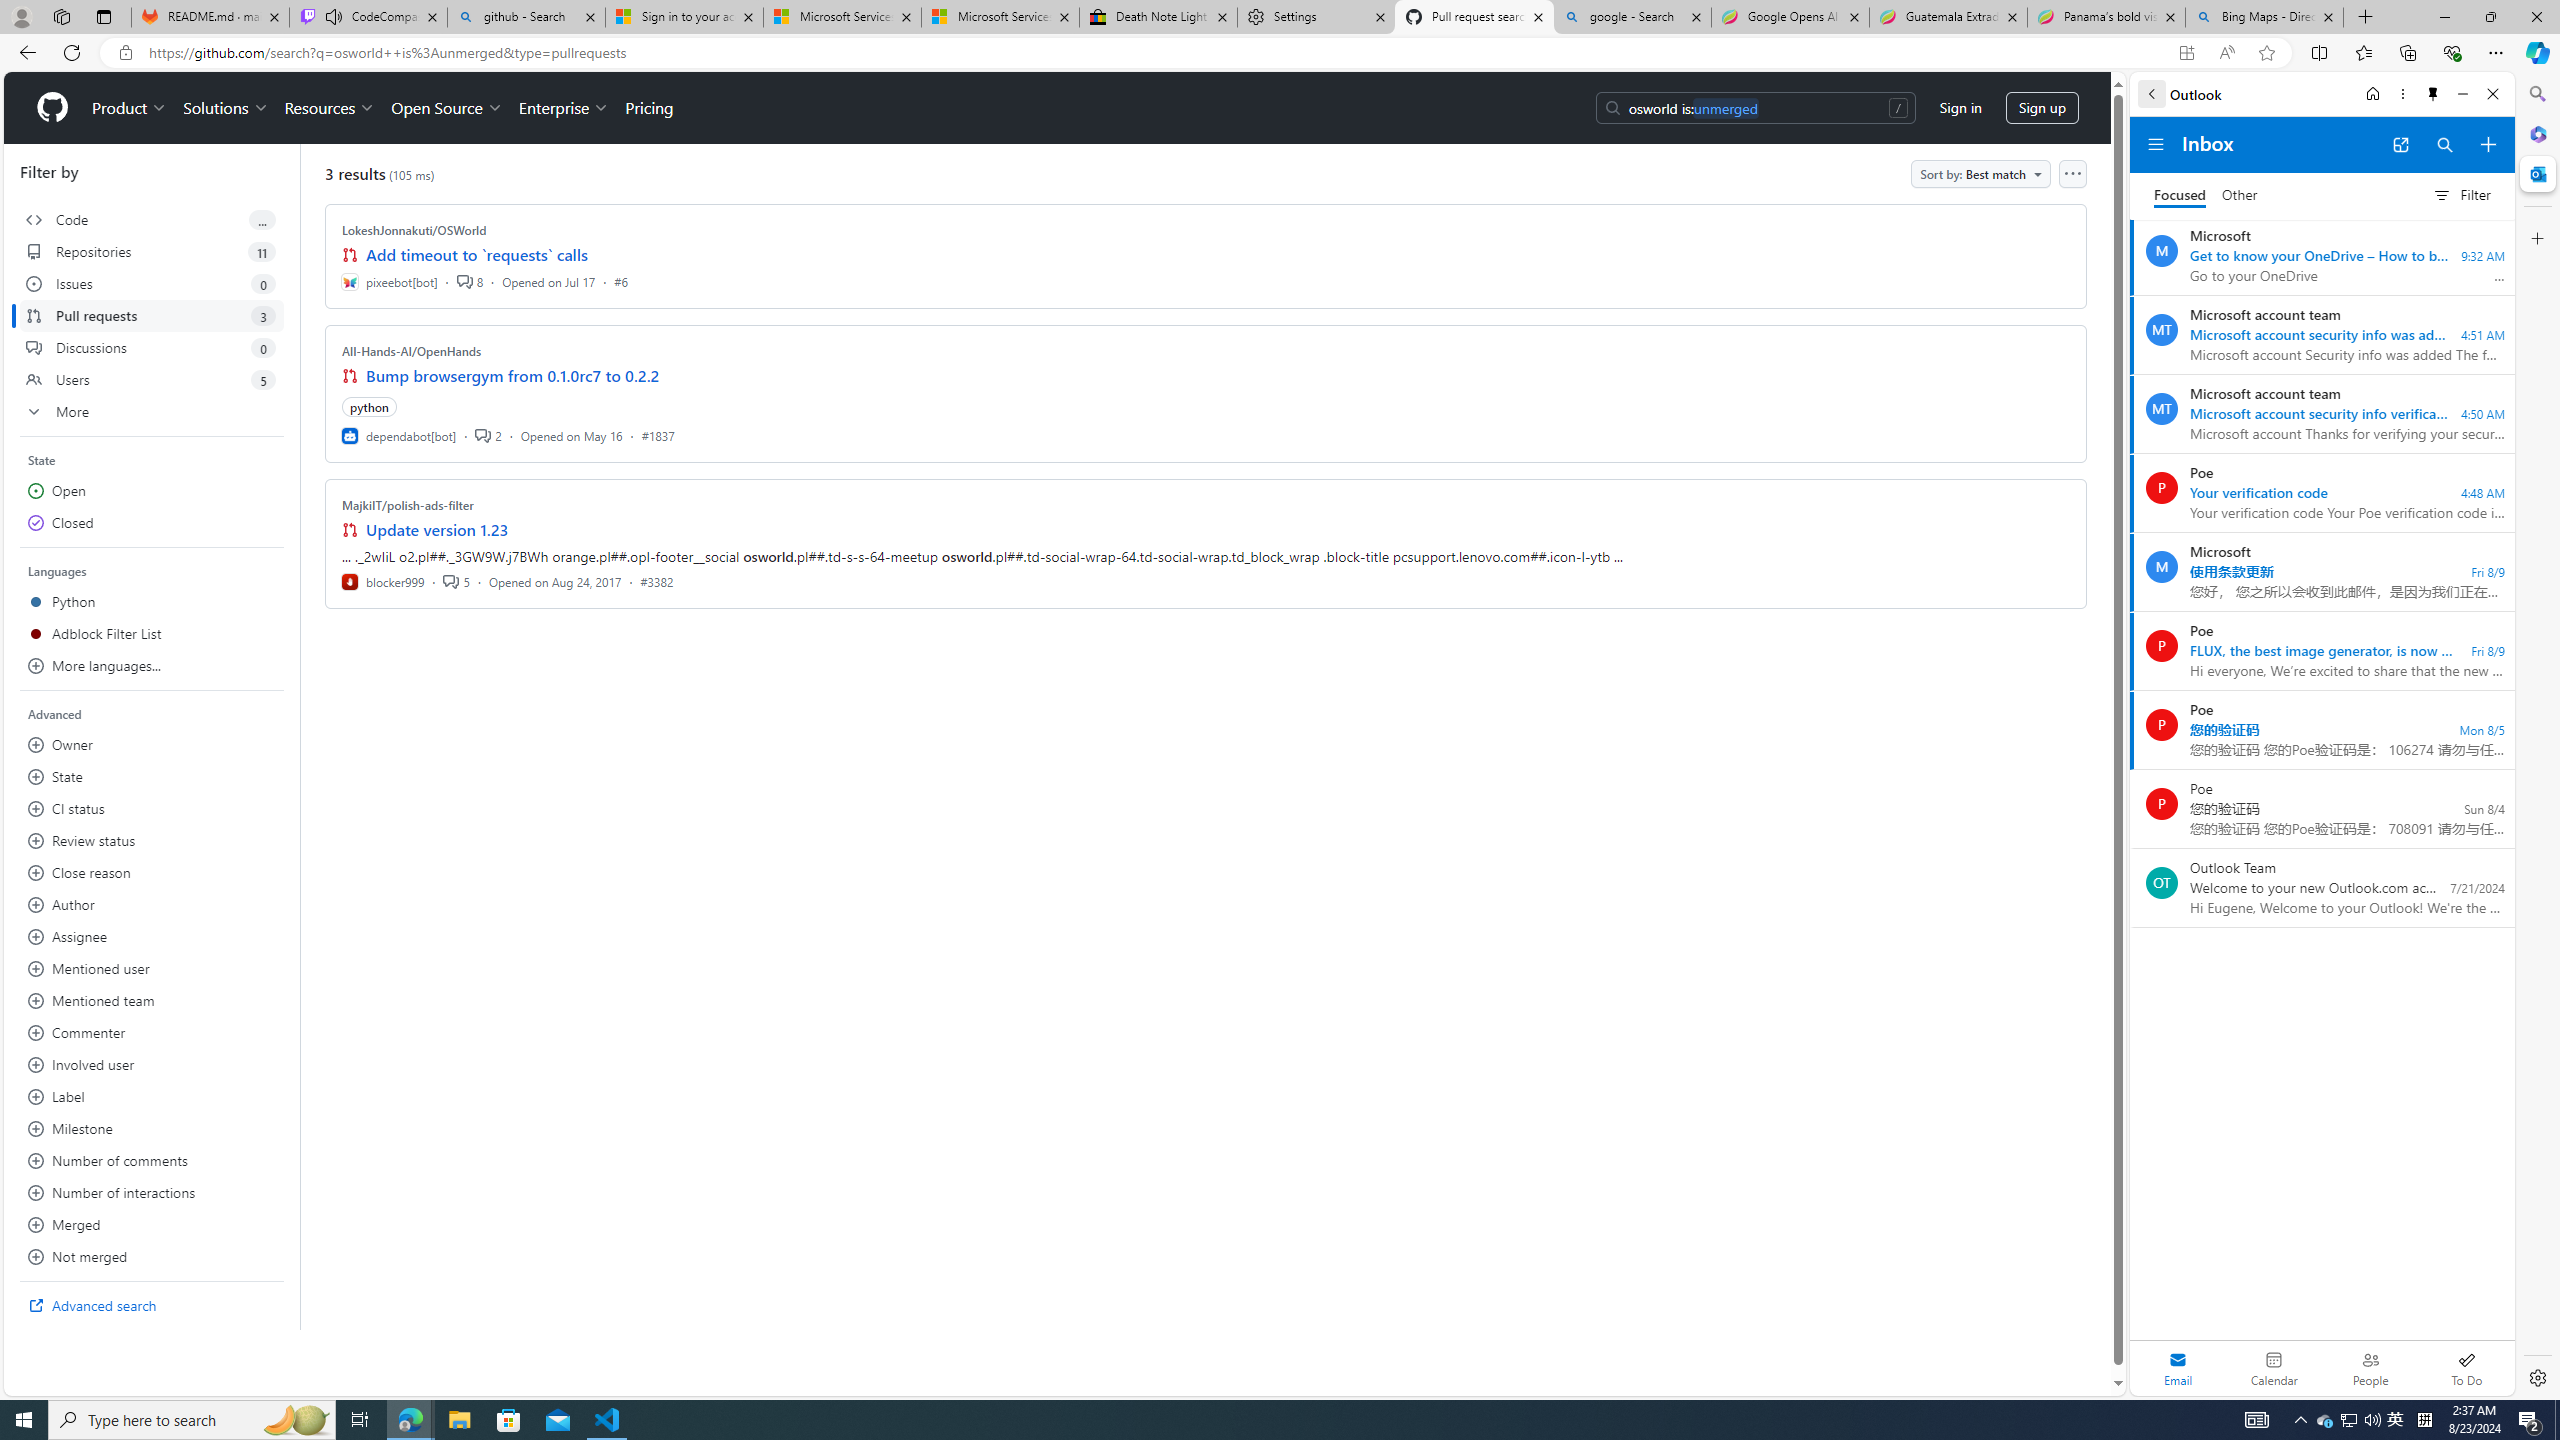 This screenshot has height=1440, width=2560. What do you see at coordinates (383, 581) in the screenshot?
I see `'blocker999'` at bounding box center [383, 581].